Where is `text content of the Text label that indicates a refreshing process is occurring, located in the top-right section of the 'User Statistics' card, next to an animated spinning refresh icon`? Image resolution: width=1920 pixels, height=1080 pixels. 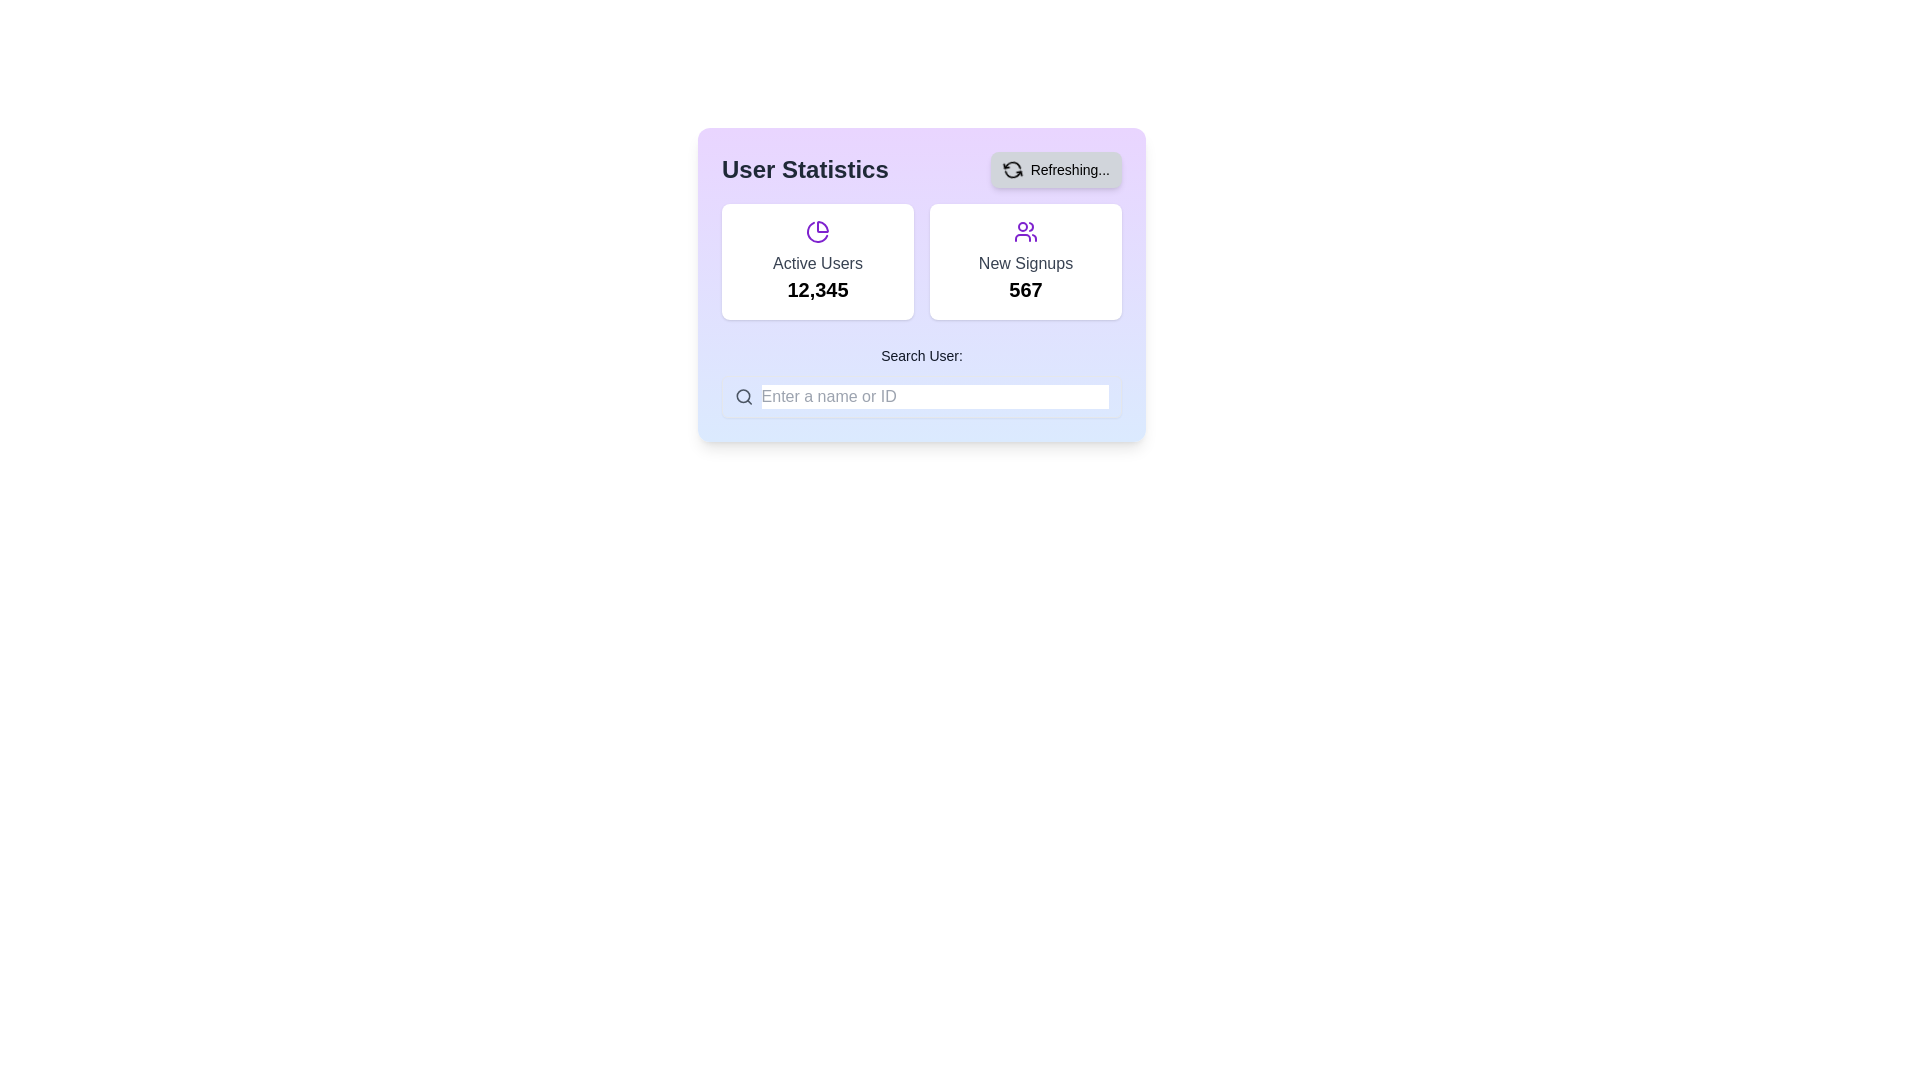 text content of the Text label that indicates a refreshing process is occurring, located in the top-right section of the 'User Statistics' card, next to an animated spinning refresh icon is located at coordinates (1069, 168).